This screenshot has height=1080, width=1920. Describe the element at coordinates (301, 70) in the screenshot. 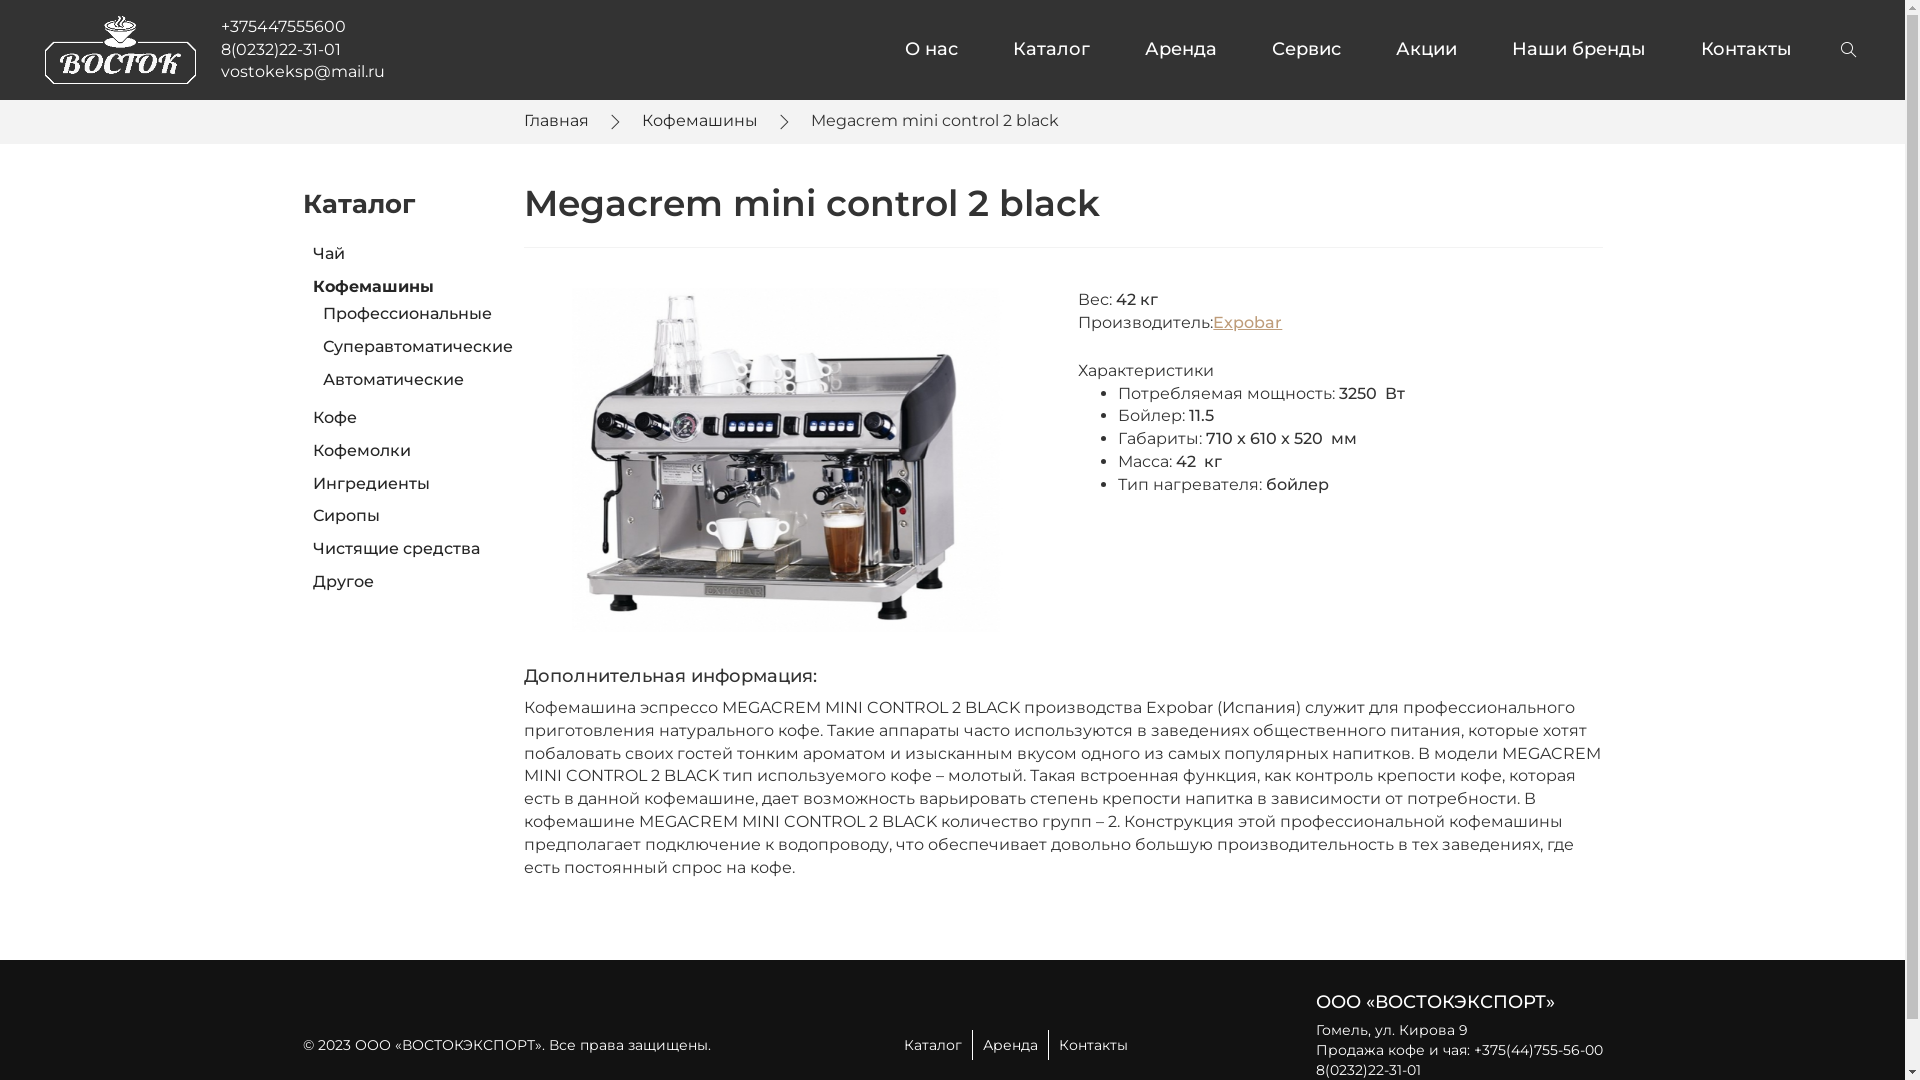

I see `'vostokeksp@mail.ru'` at that location.